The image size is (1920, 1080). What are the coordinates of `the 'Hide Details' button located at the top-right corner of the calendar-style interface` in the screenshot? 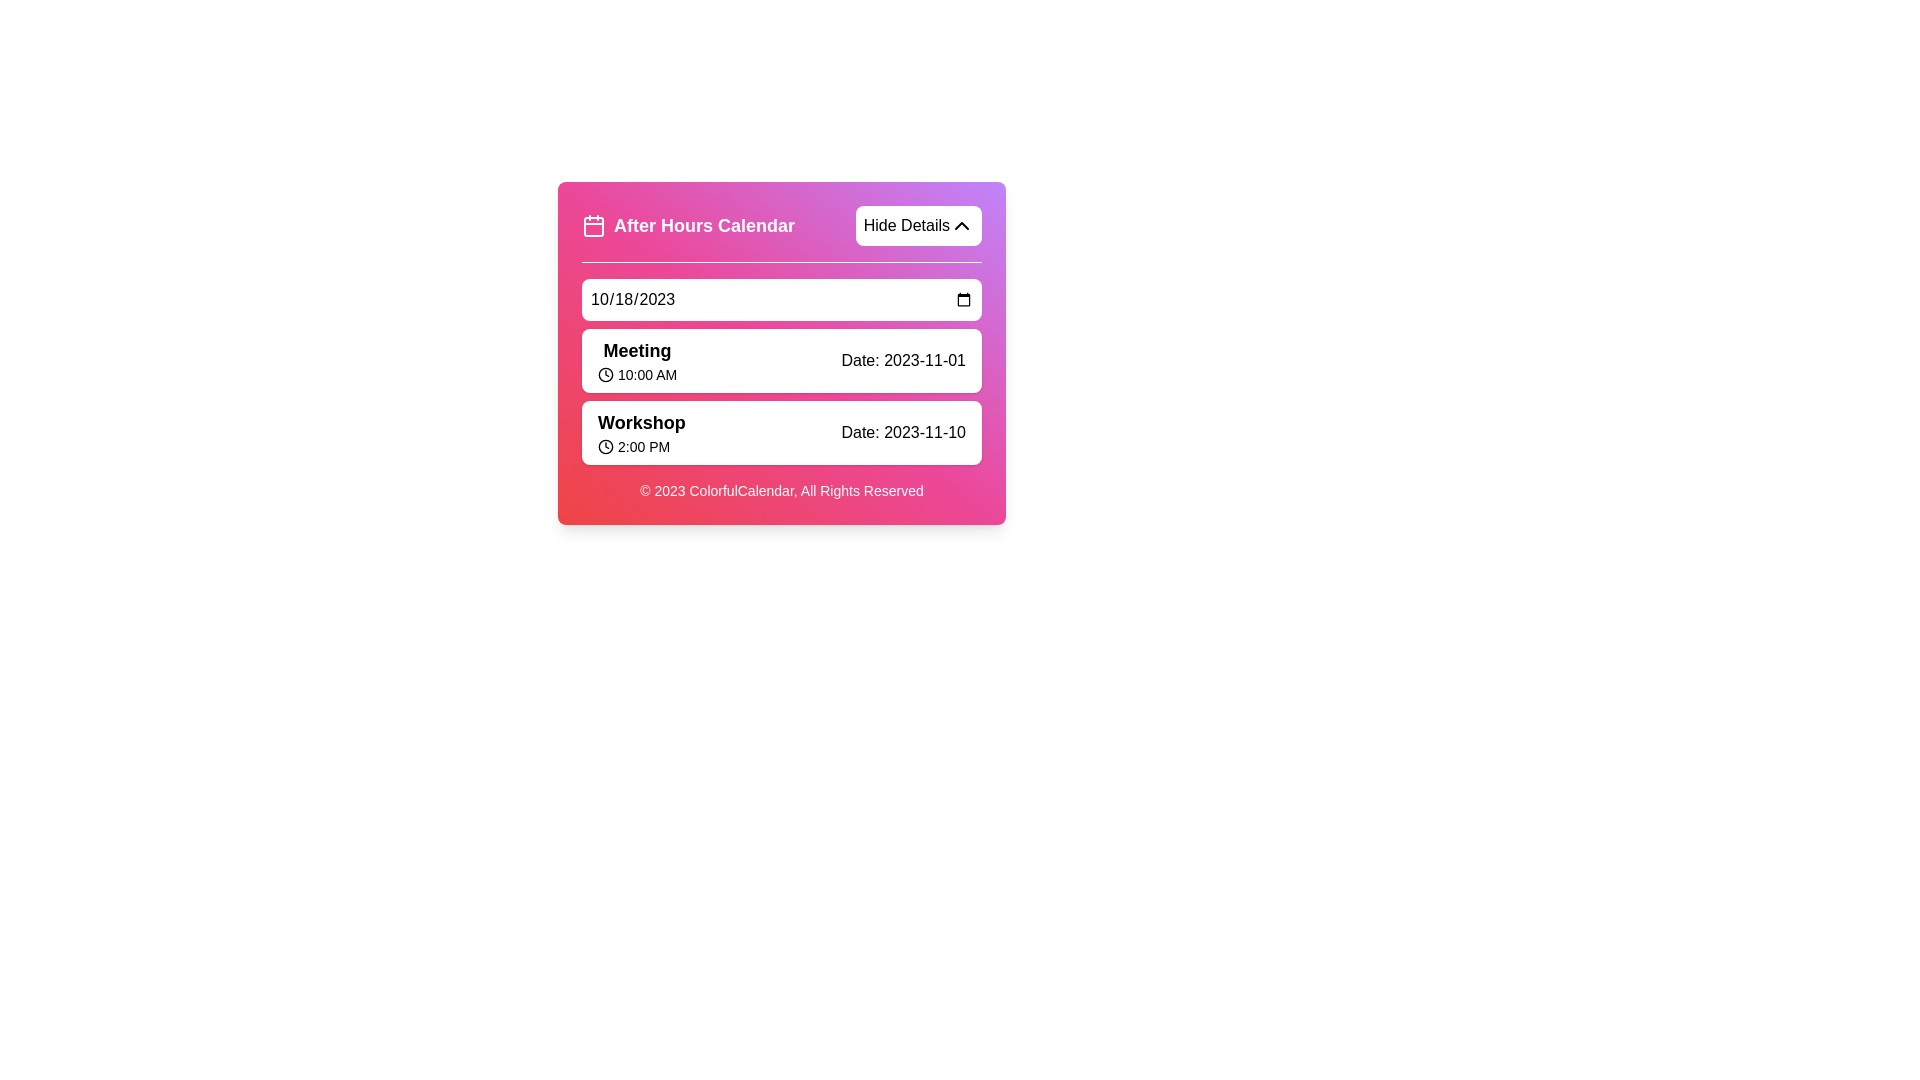 It's located at (961, 225).